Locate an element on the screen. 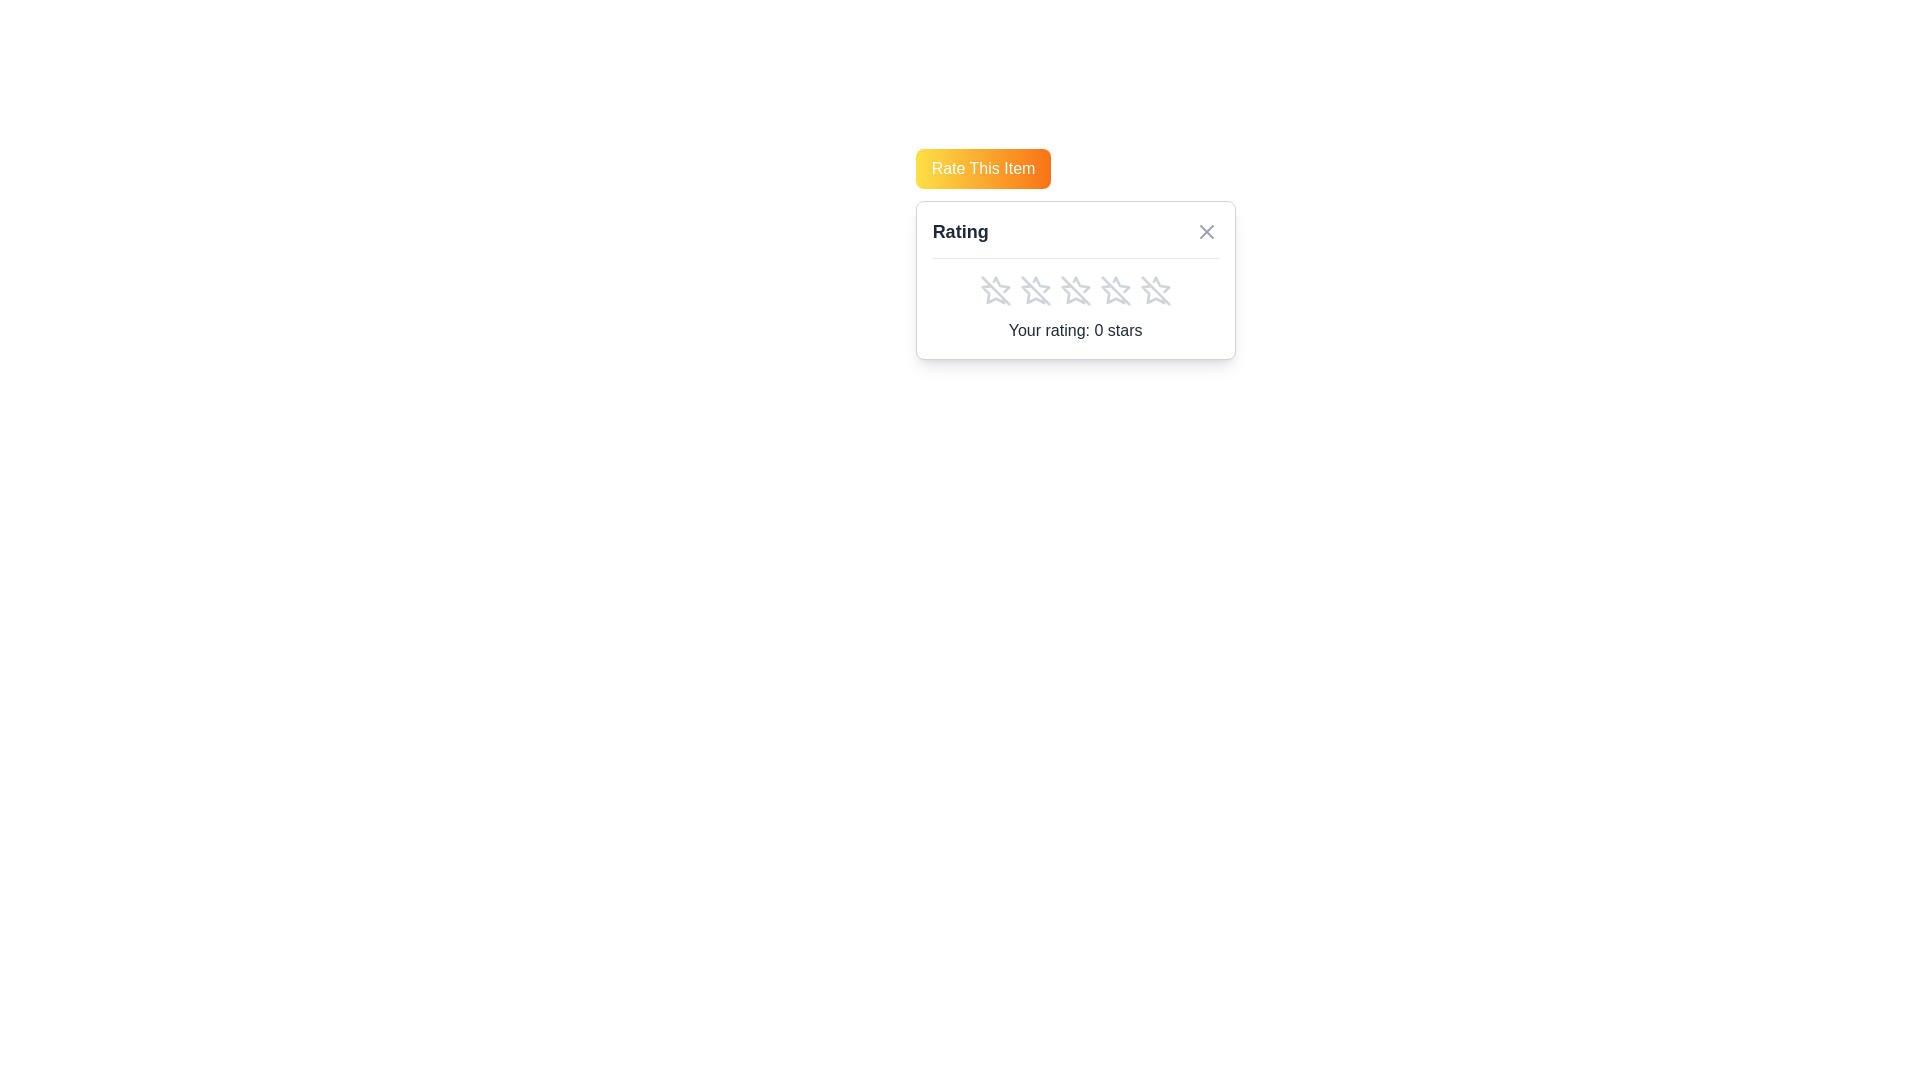  the second star icon from the left in the rating component of the pop-up card titled 'Rating', which is currently in a disabled state with a gray color scheme is located at coordinates (1035, 290).